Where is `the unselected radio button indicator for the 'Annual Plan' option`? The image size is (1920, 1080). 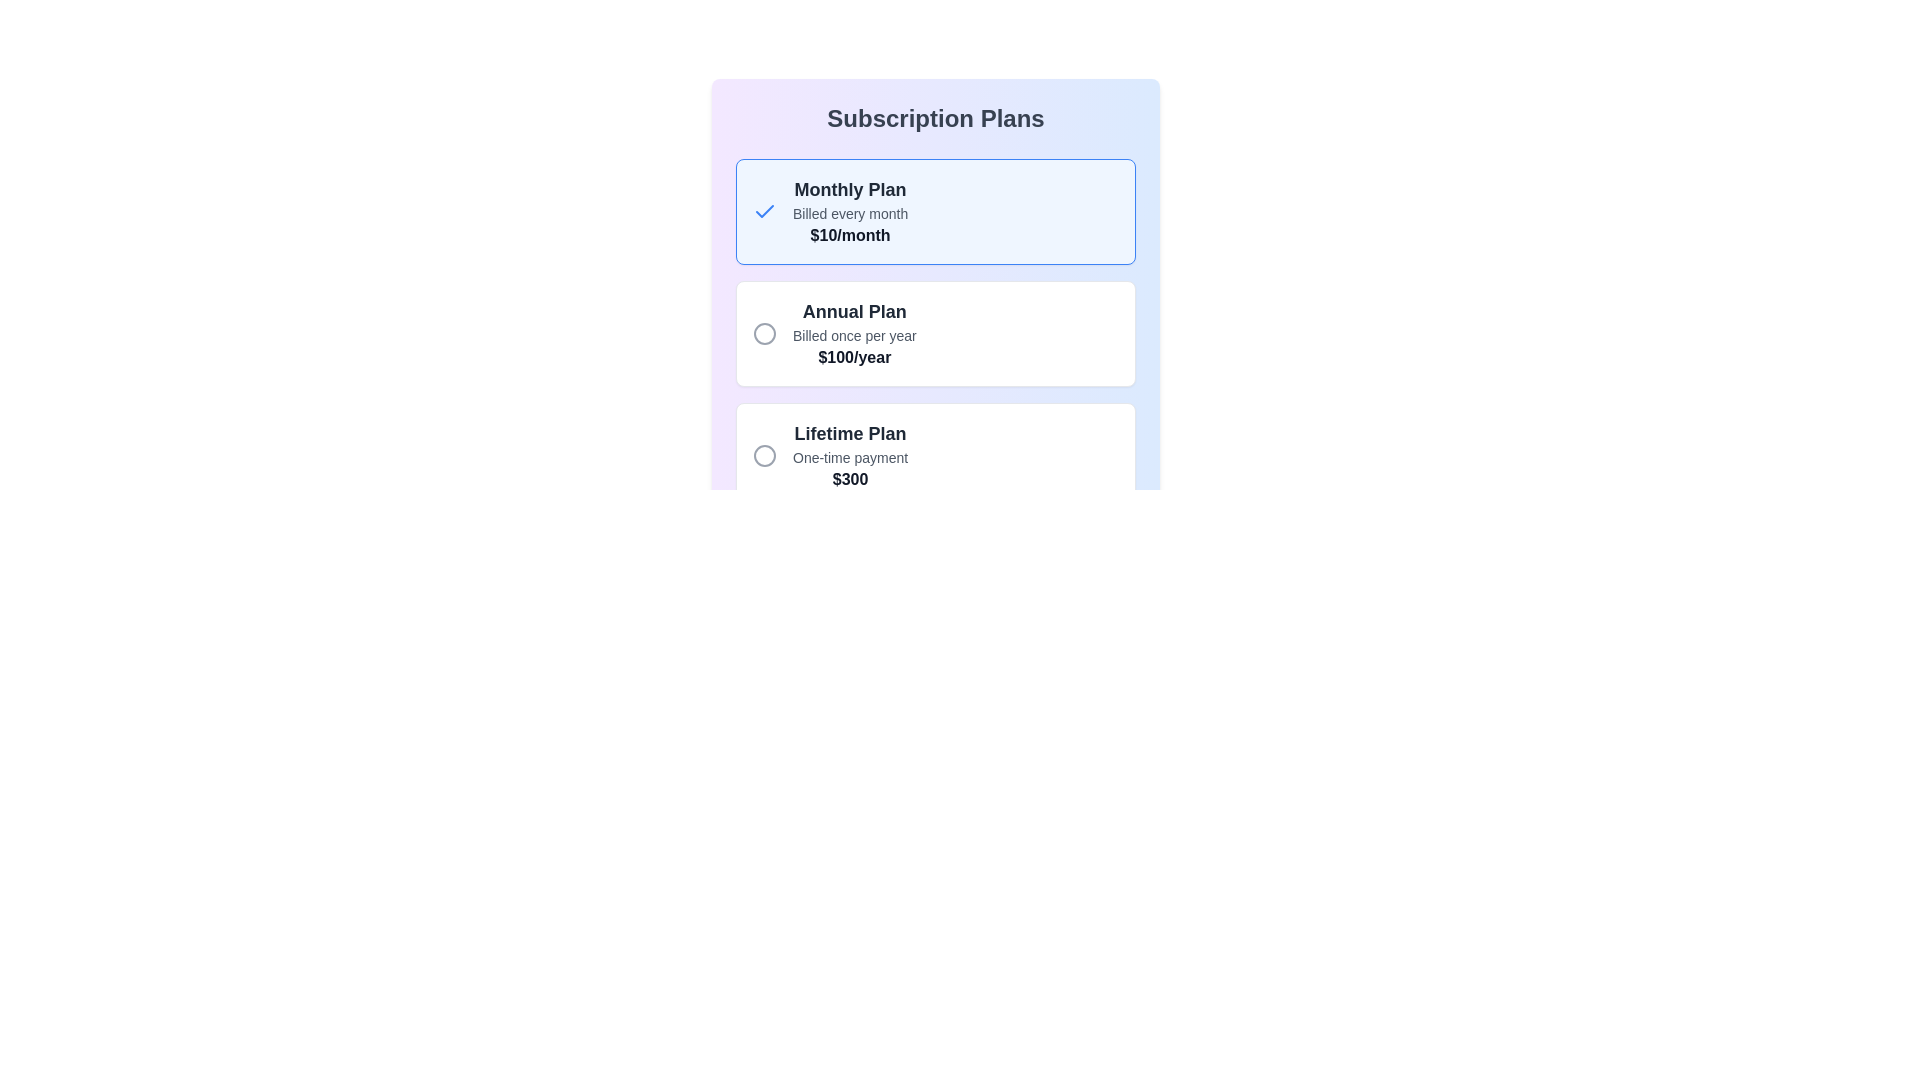 the unselected radio button indicator for the 'Annual Plan' option is located at coordinates (763, 333).